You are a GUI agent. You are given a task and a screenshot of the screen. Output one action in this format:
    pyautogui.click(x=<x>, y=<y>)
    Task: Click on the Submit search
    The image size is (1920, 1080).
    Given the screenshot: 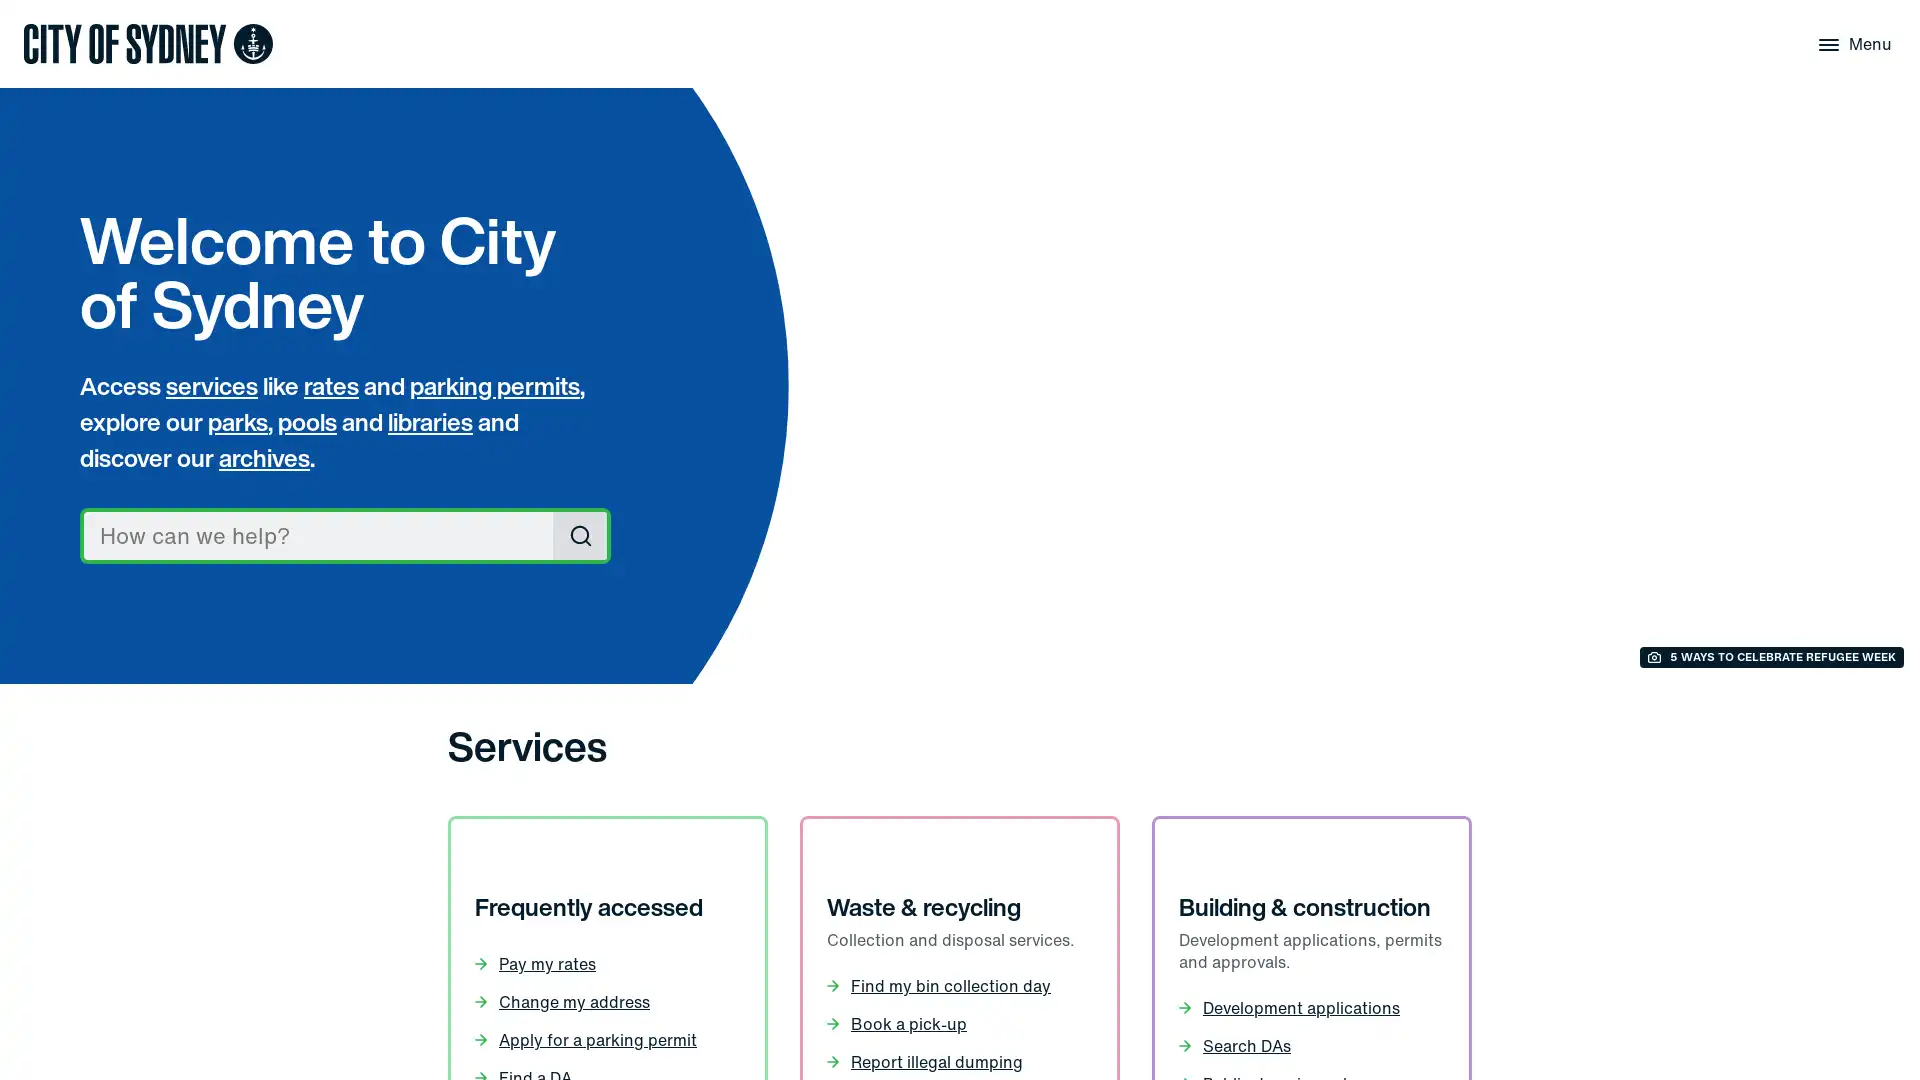 What is the action you would take?
    pyautogui.click(x=579, y=535)
    